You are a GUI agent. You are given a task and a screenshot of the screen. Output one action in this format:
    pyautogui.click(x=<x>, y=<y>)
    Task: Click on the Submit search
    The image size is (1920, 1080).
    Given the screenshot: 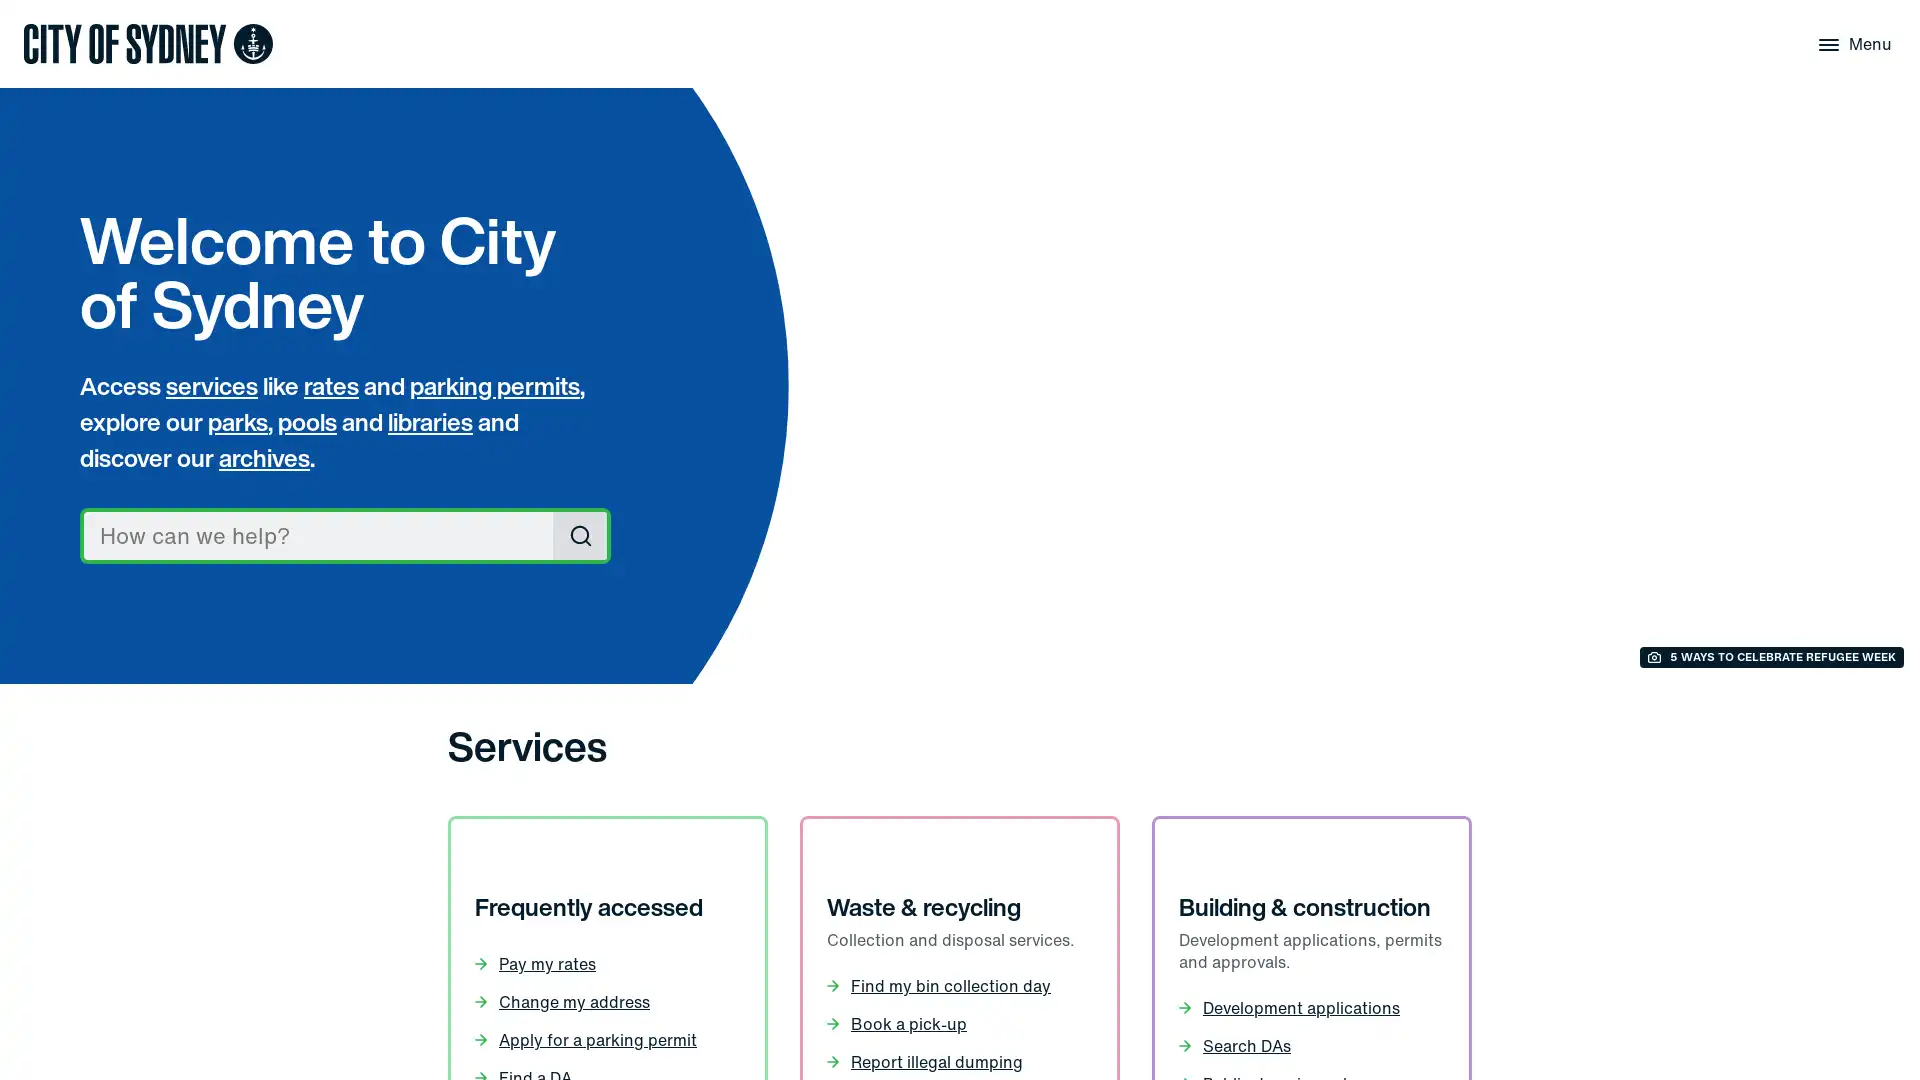 What is the action you would take?
    pyautogui.click(x=579, y=535)
    